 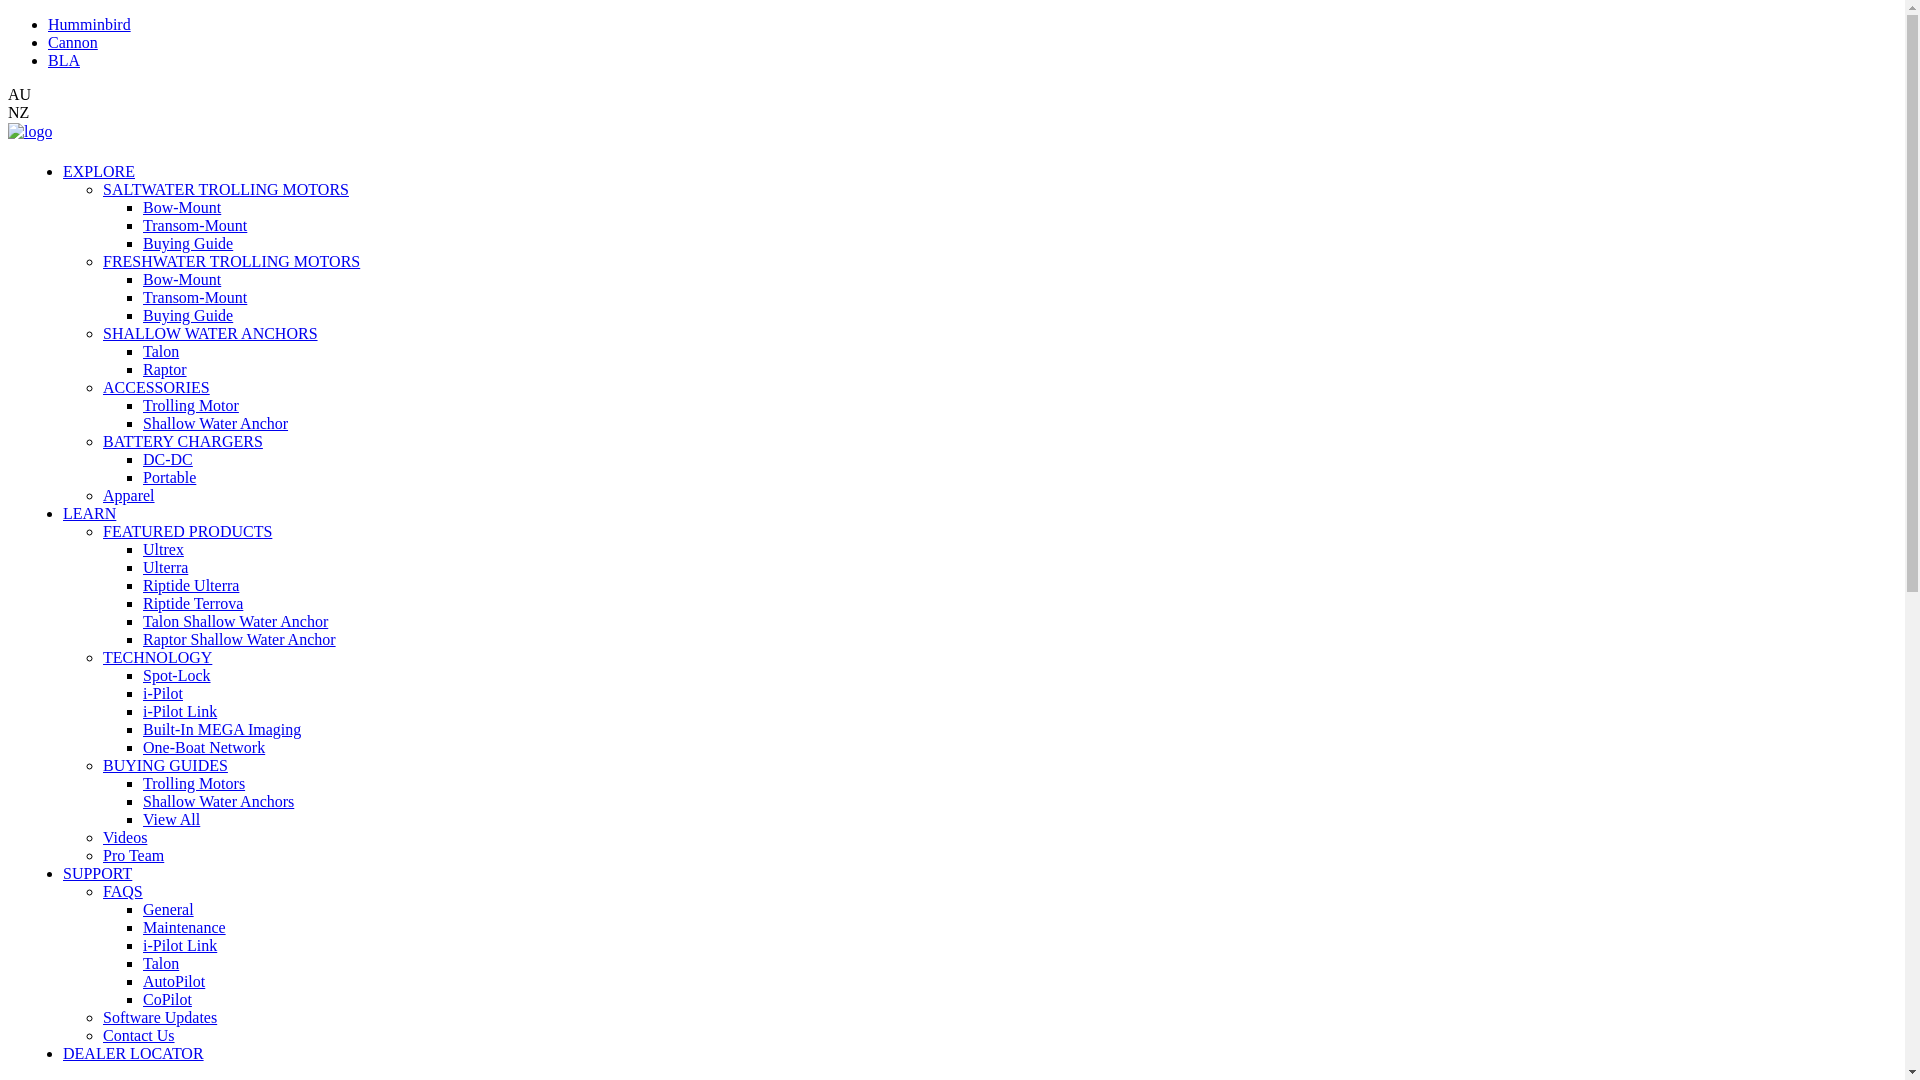 I want to click on 'Transom-Mount', so click(x=195, y=297).